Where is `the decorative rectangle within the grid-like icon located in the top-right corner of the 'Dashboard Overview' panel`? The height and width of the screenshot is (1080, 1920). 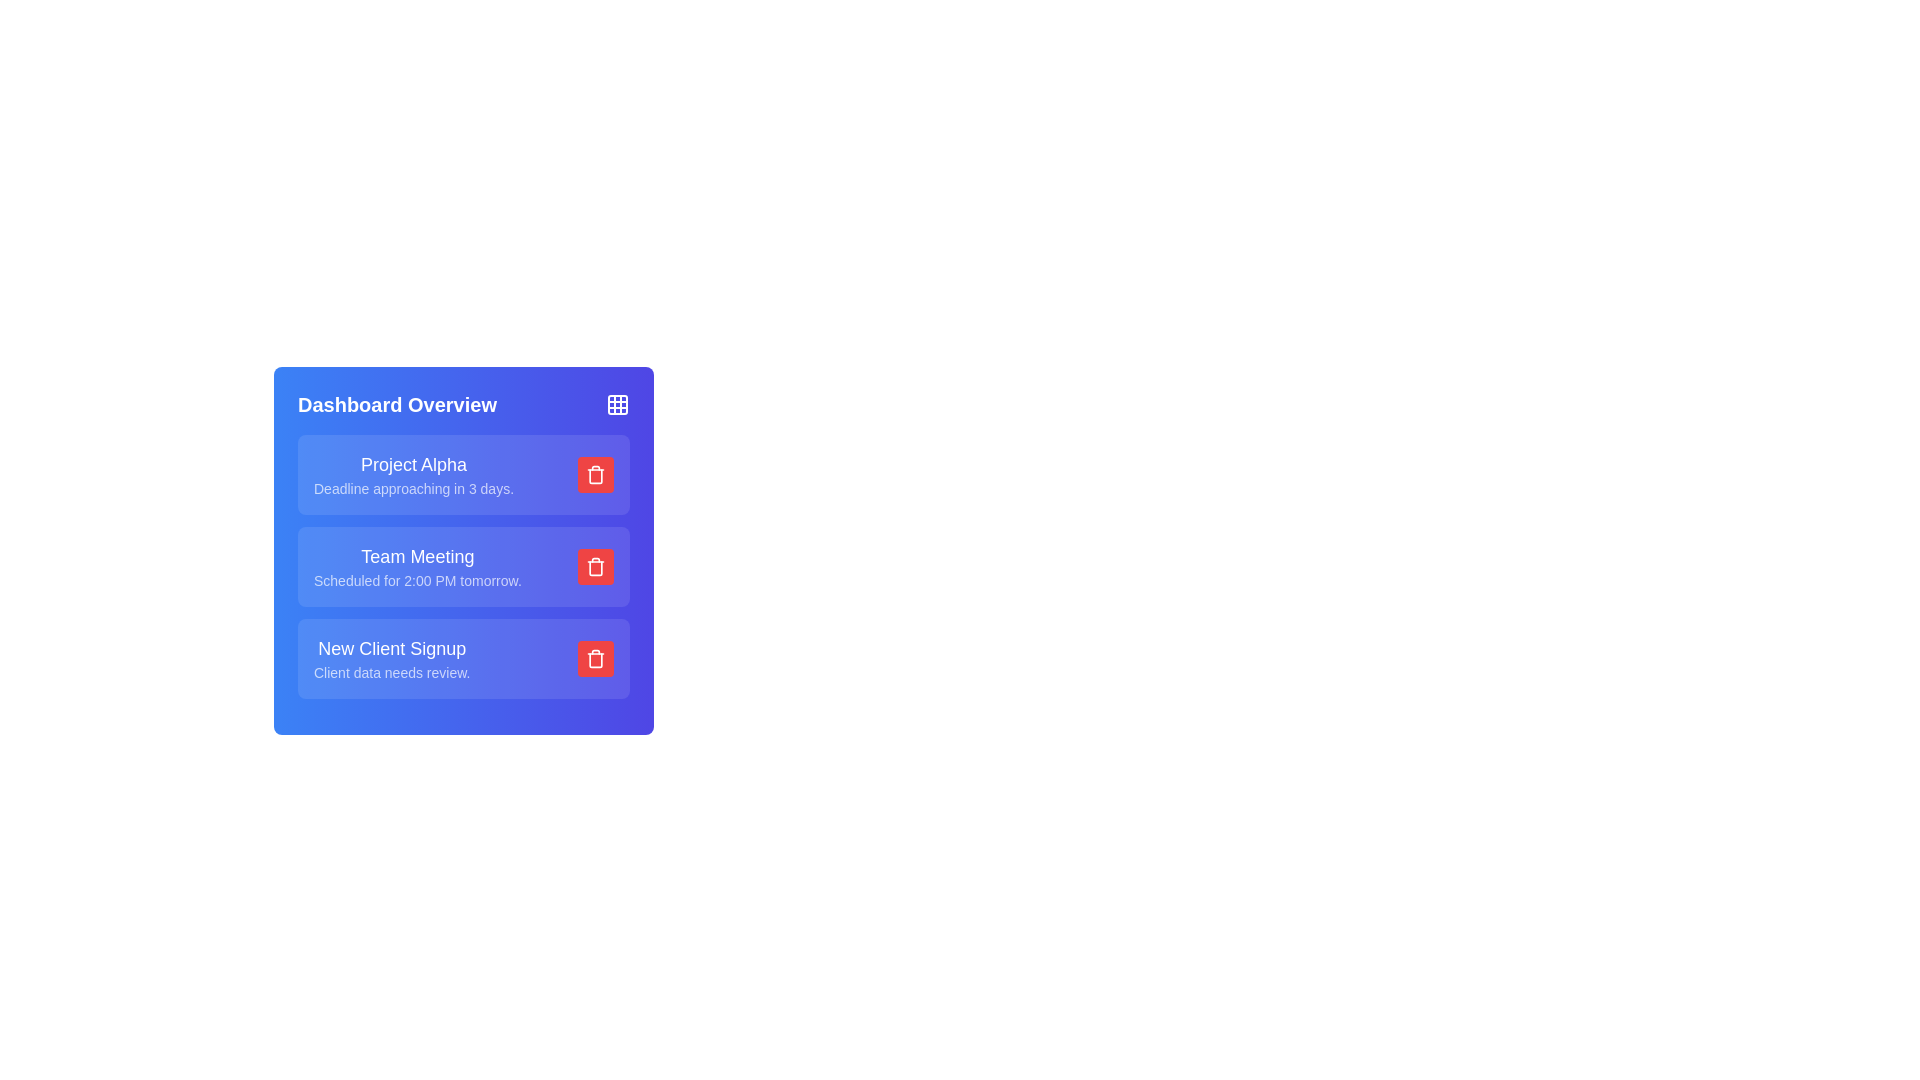 the decorative rectangle within the grid-like icon located in the top-right corner of the 'Dashboard Overview' panel is located at coordinates (617, 405).